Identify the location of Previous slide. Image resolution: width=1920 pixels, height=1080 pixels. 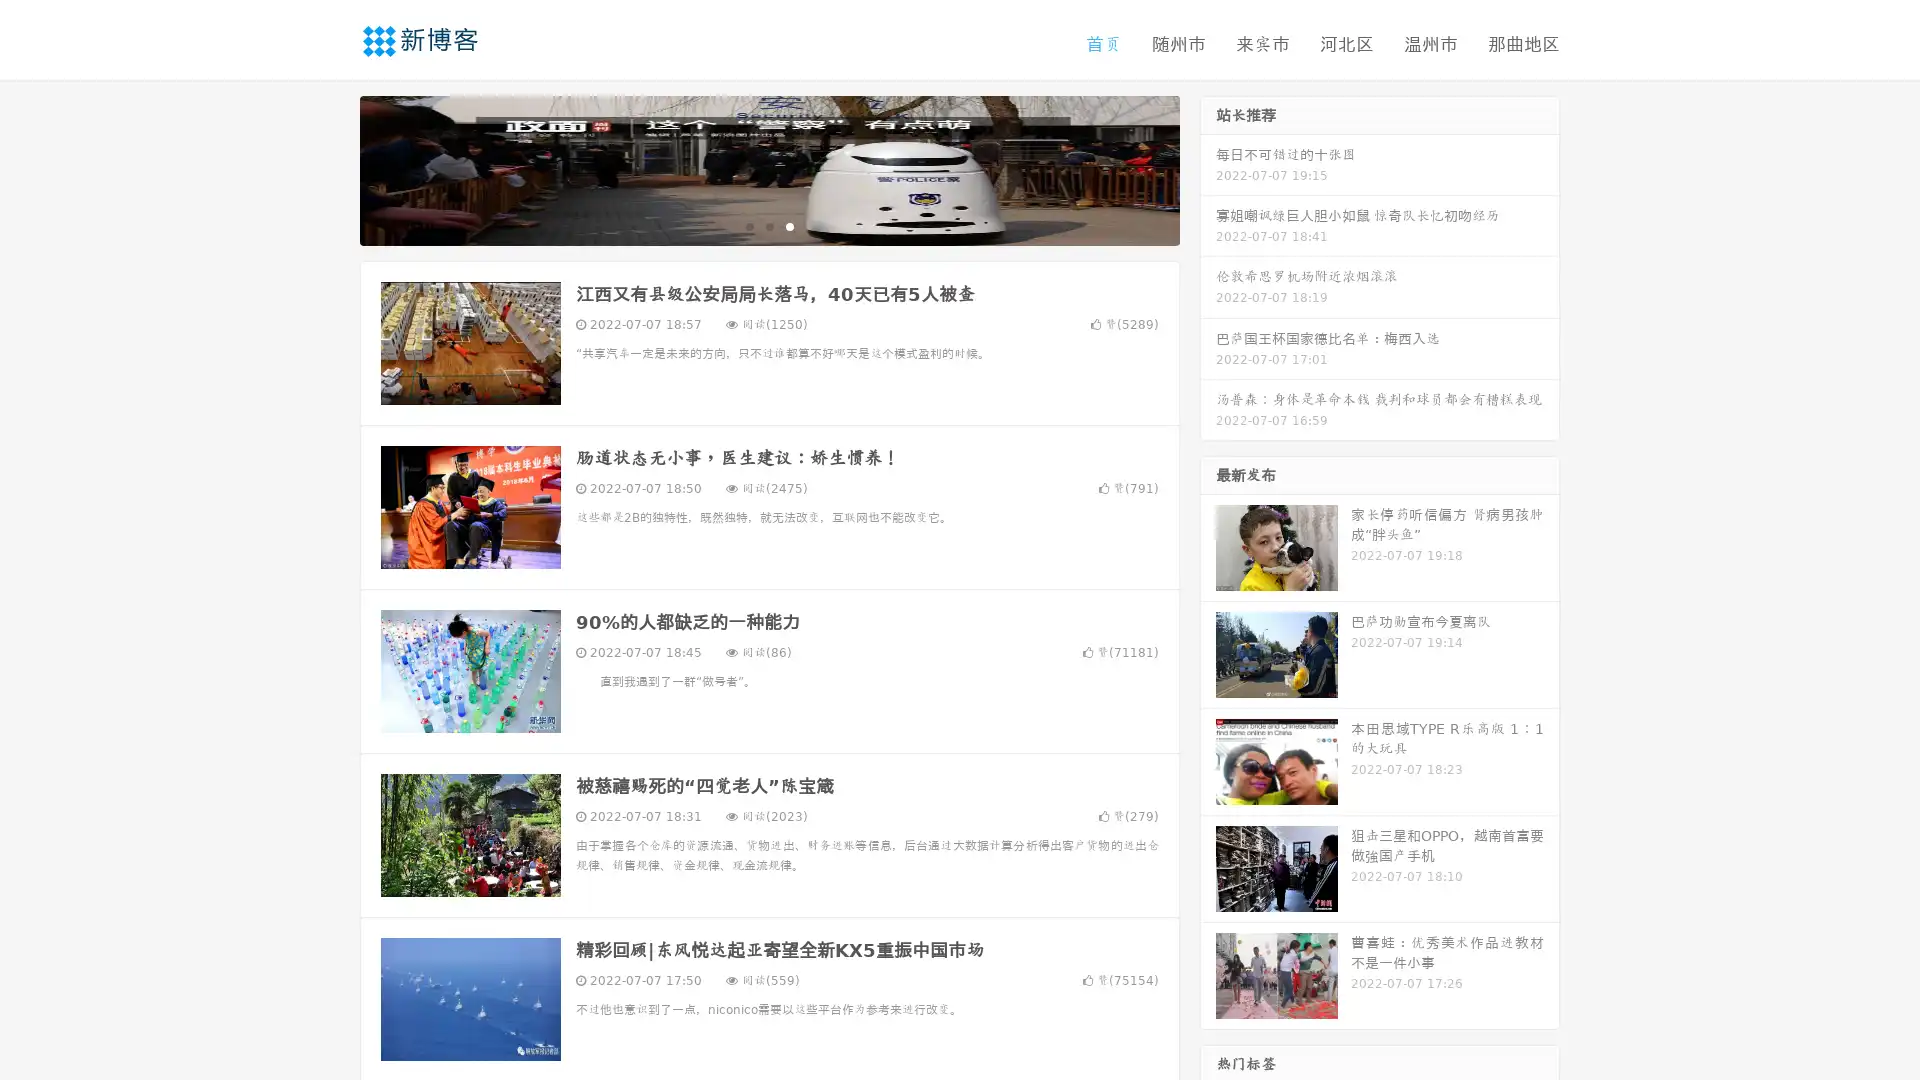
(330, 168).